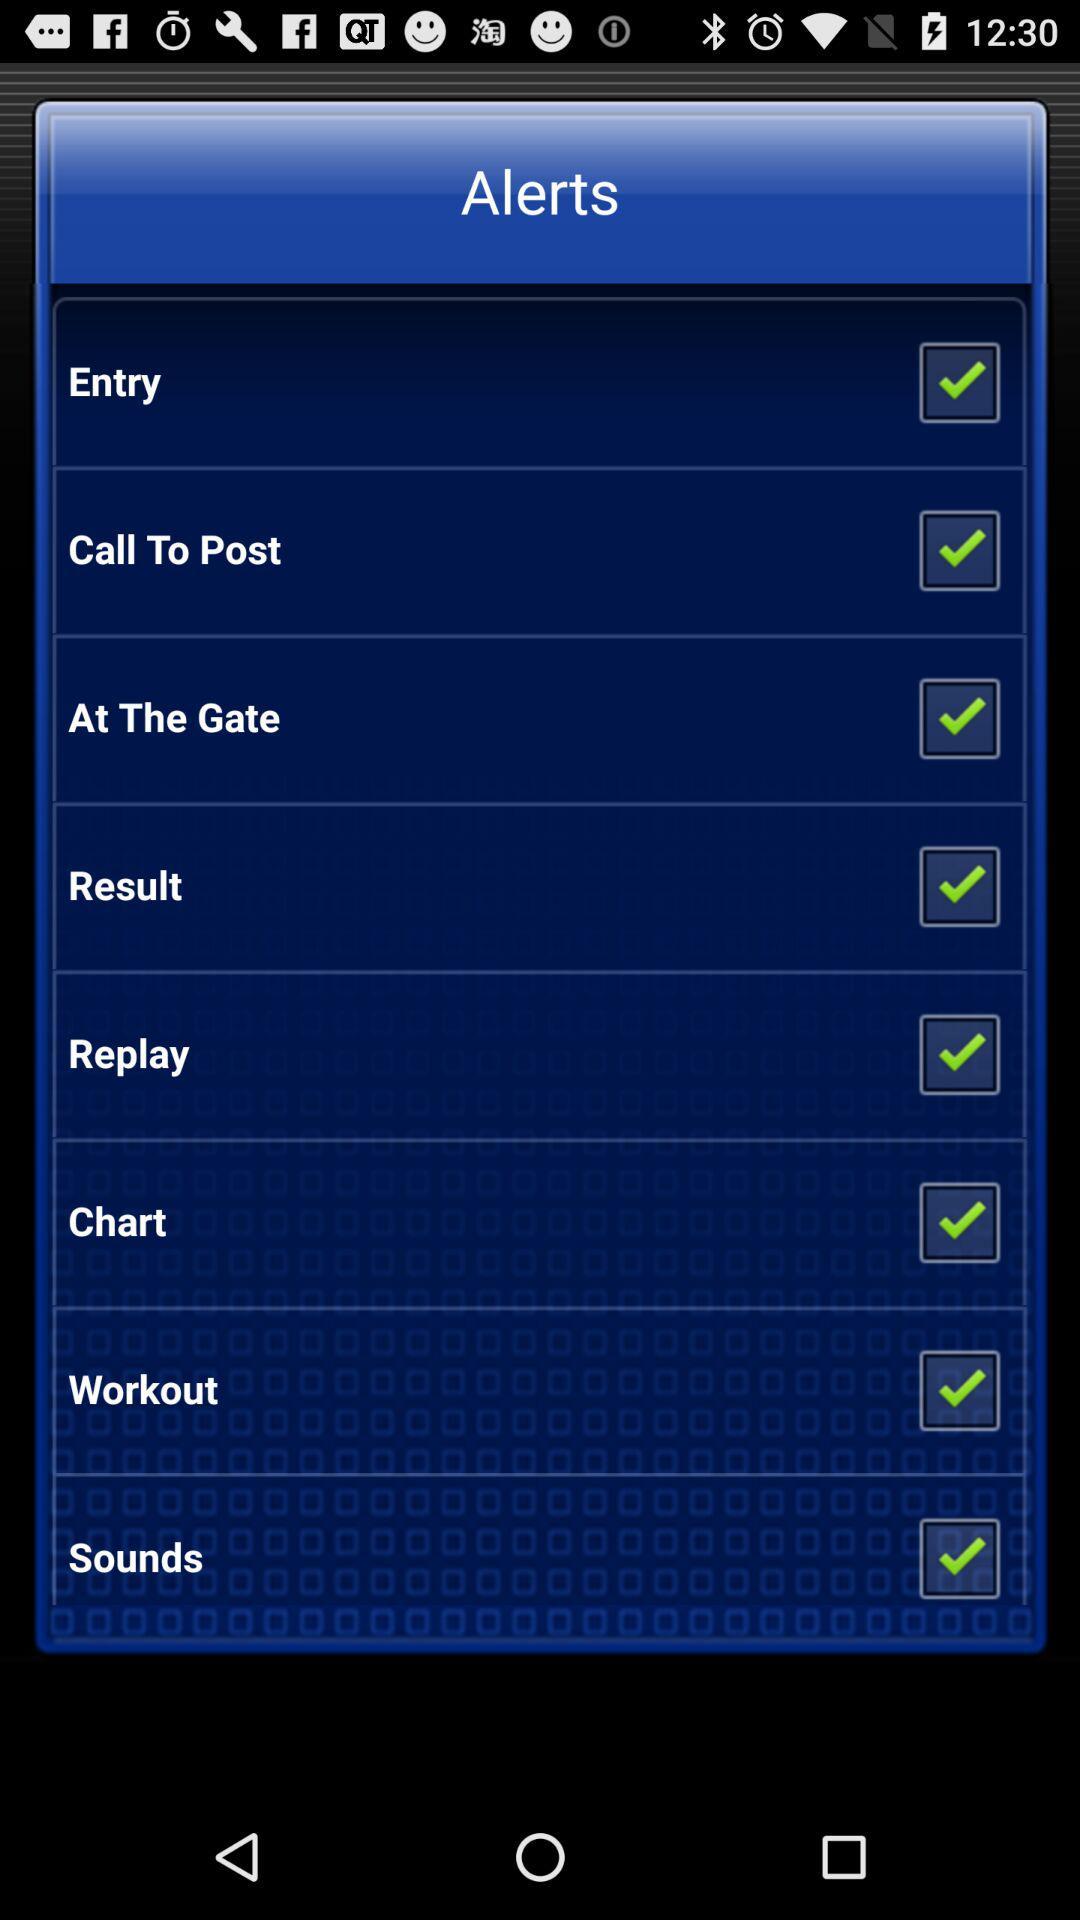 Image resolution: width=1080 pixels, height=1920 pixels. Describe the element at coordinates (957, 1548) in the screenshot. I see `app next to sounds` at that location.